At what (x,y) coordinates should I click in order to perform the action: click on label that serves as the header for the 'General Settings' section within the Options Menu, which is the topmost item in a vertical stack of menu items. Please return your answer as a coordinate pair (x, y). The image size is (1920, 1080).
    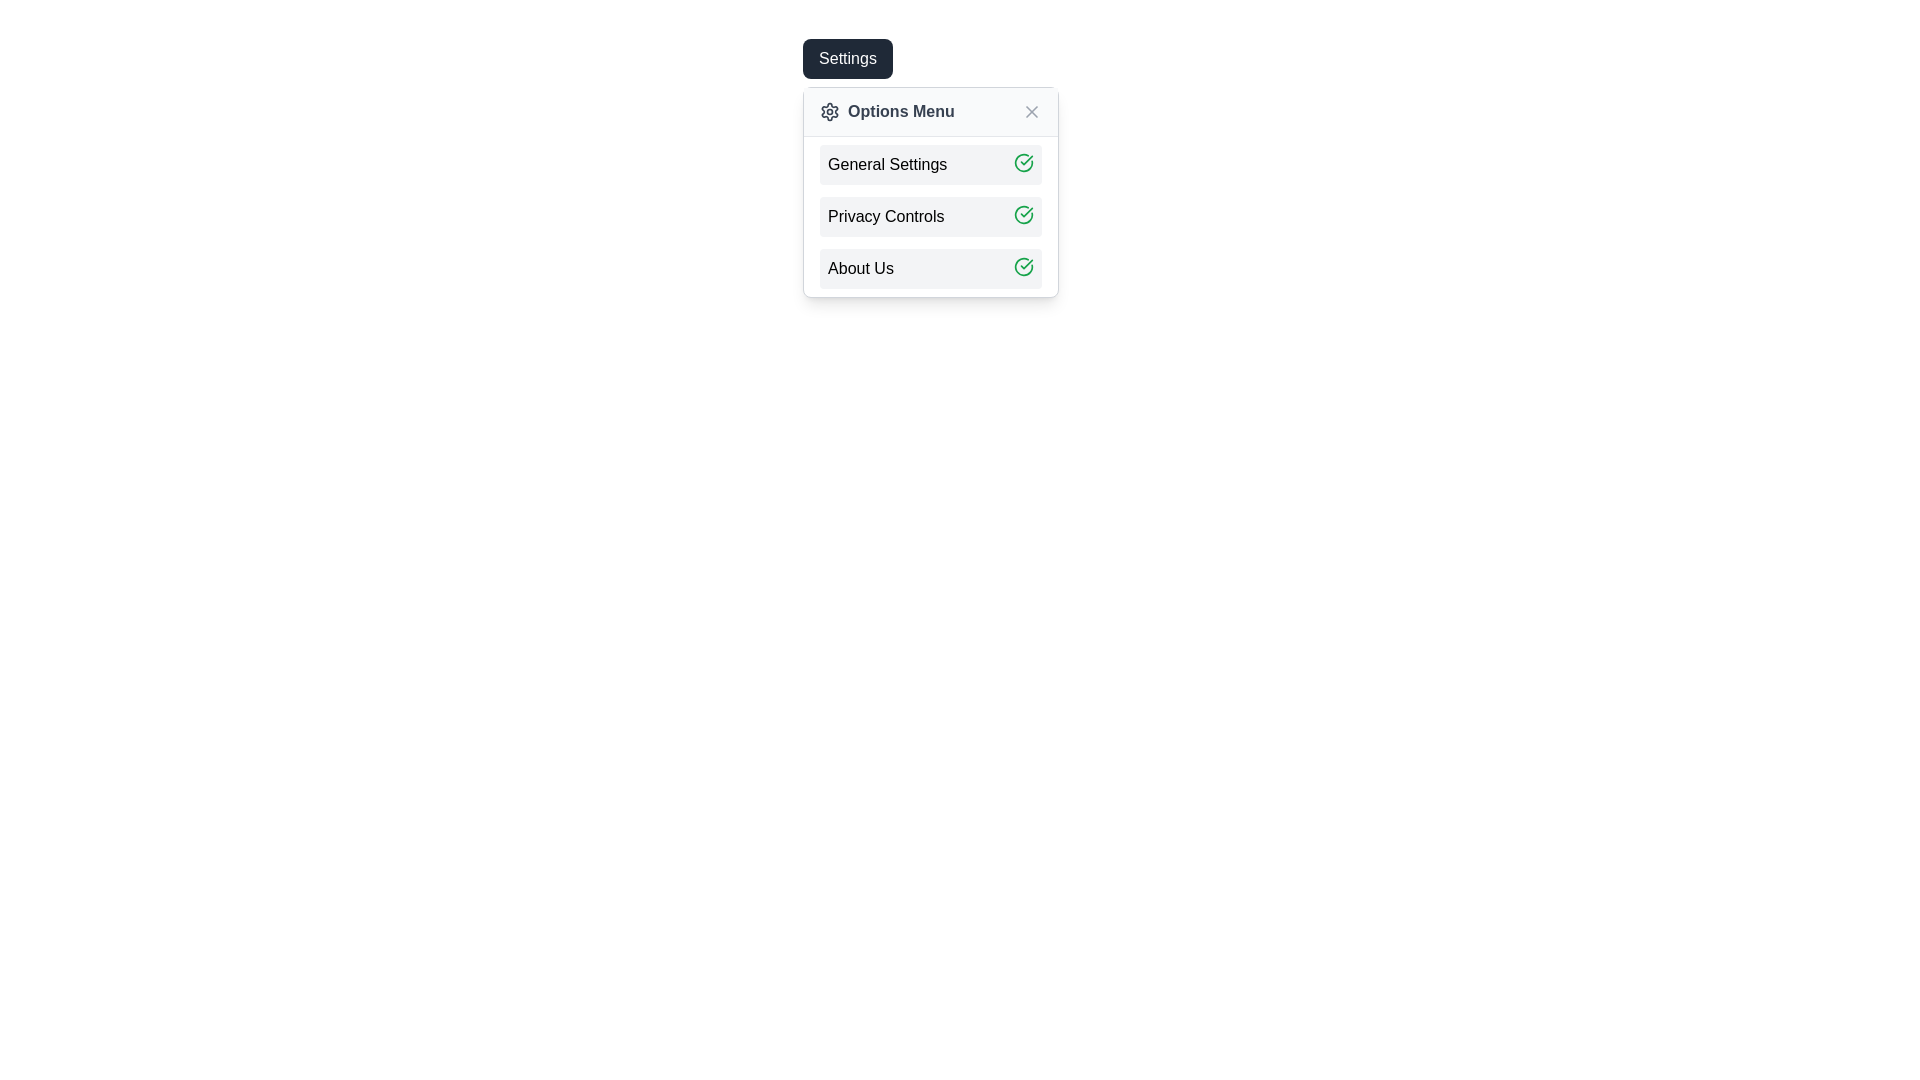
    Looking at the image, I should click on (886, 164).